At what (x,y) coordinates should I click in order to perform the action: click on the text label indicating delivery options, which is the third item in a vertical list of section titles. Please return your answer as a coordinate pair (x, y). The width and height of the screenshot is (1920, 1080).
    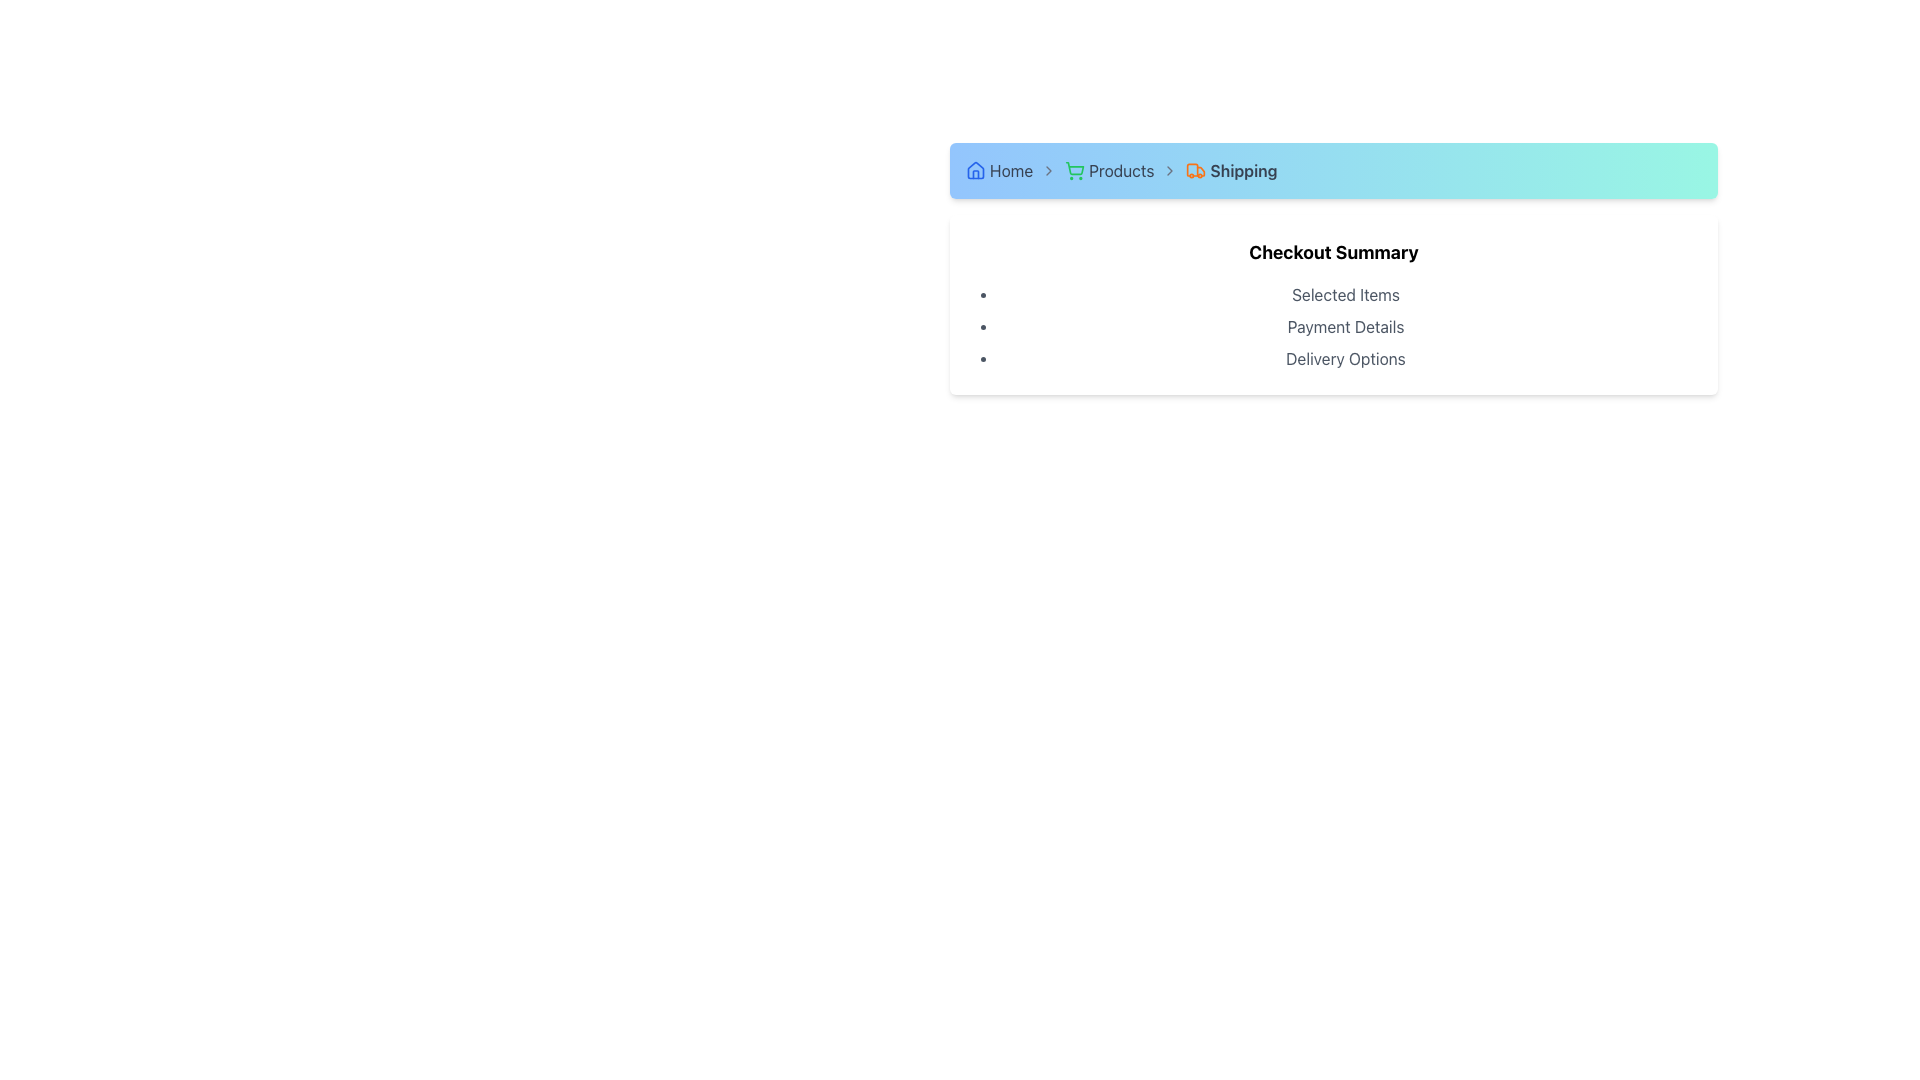
    Looking at the image, I should click on (1345, 357).